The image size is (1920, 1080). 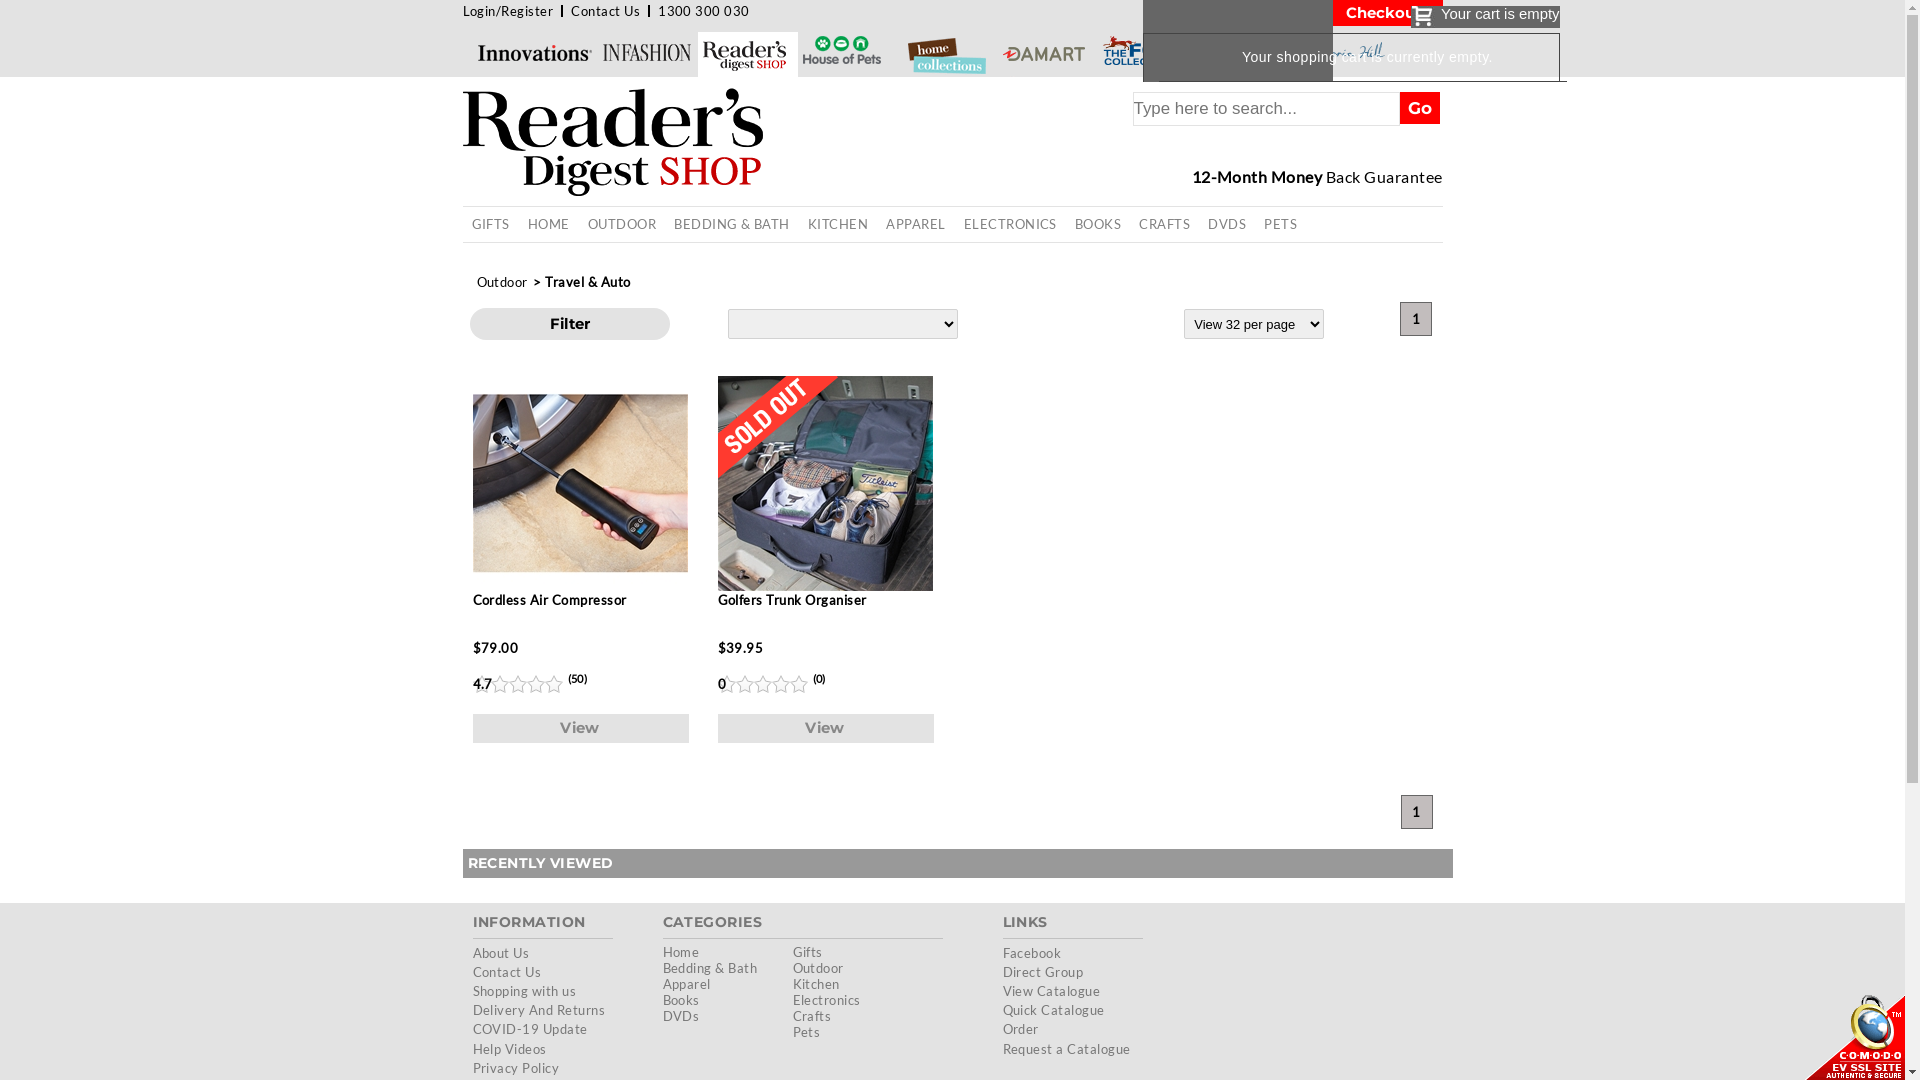 What do you see at coordinates (825, 999) in the screenshot?
I see `'Electronics'` at bounding box center [825, 999].